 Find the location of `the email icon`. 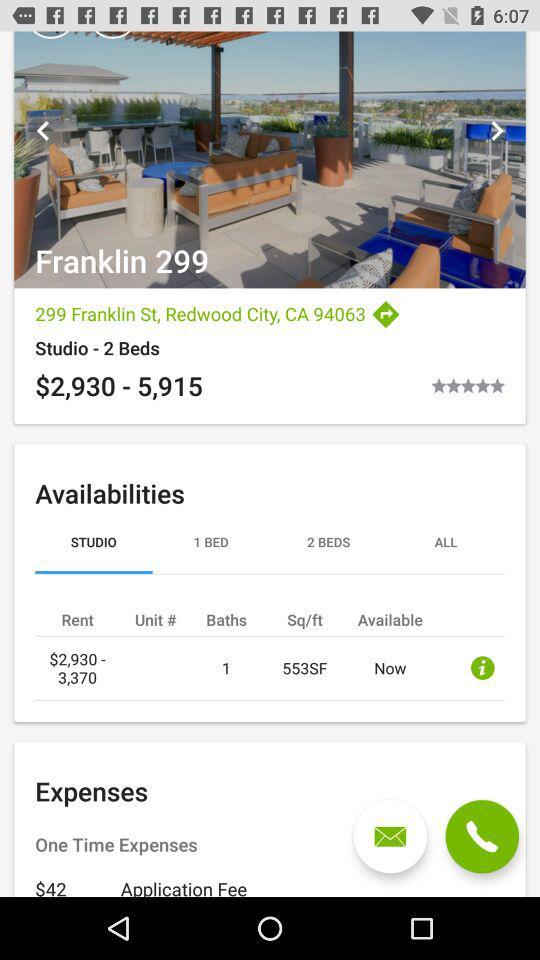

the email icon is located at coordinates (390, 836).